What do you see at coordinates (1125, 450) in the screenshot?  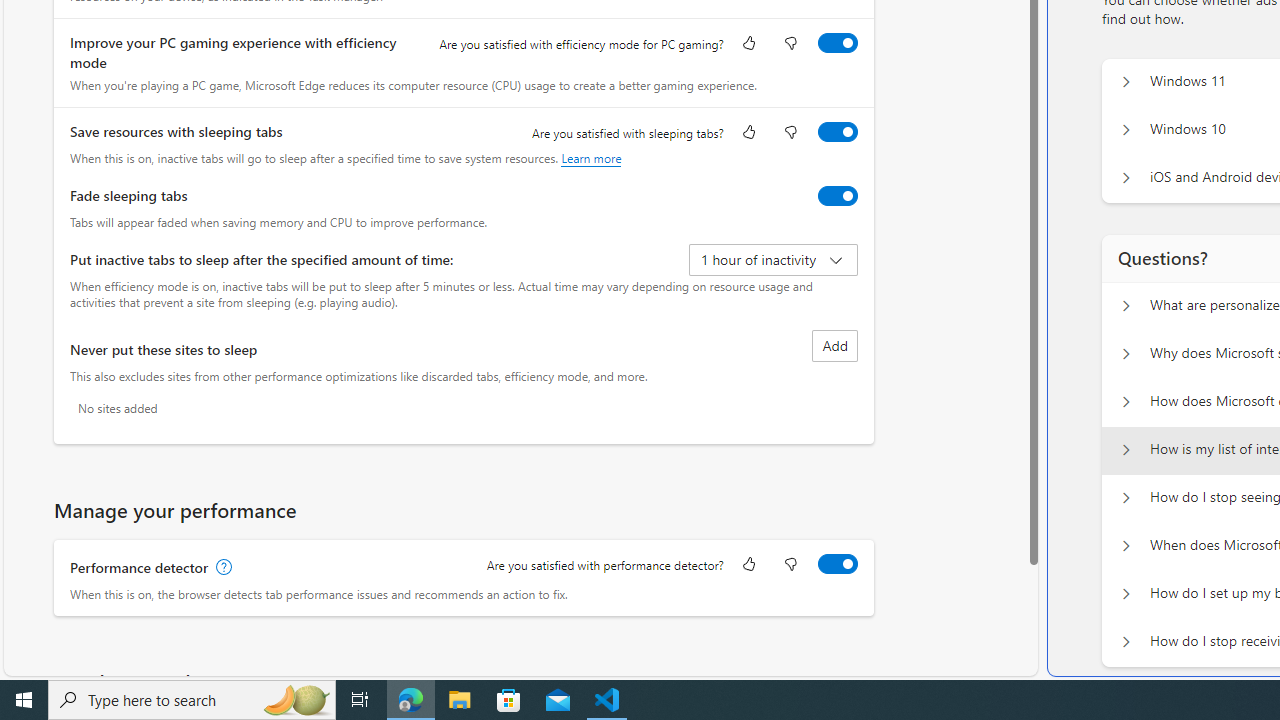 I see `'Questions? How is my list of interests populated?'` at bounding box center [1125, 450].